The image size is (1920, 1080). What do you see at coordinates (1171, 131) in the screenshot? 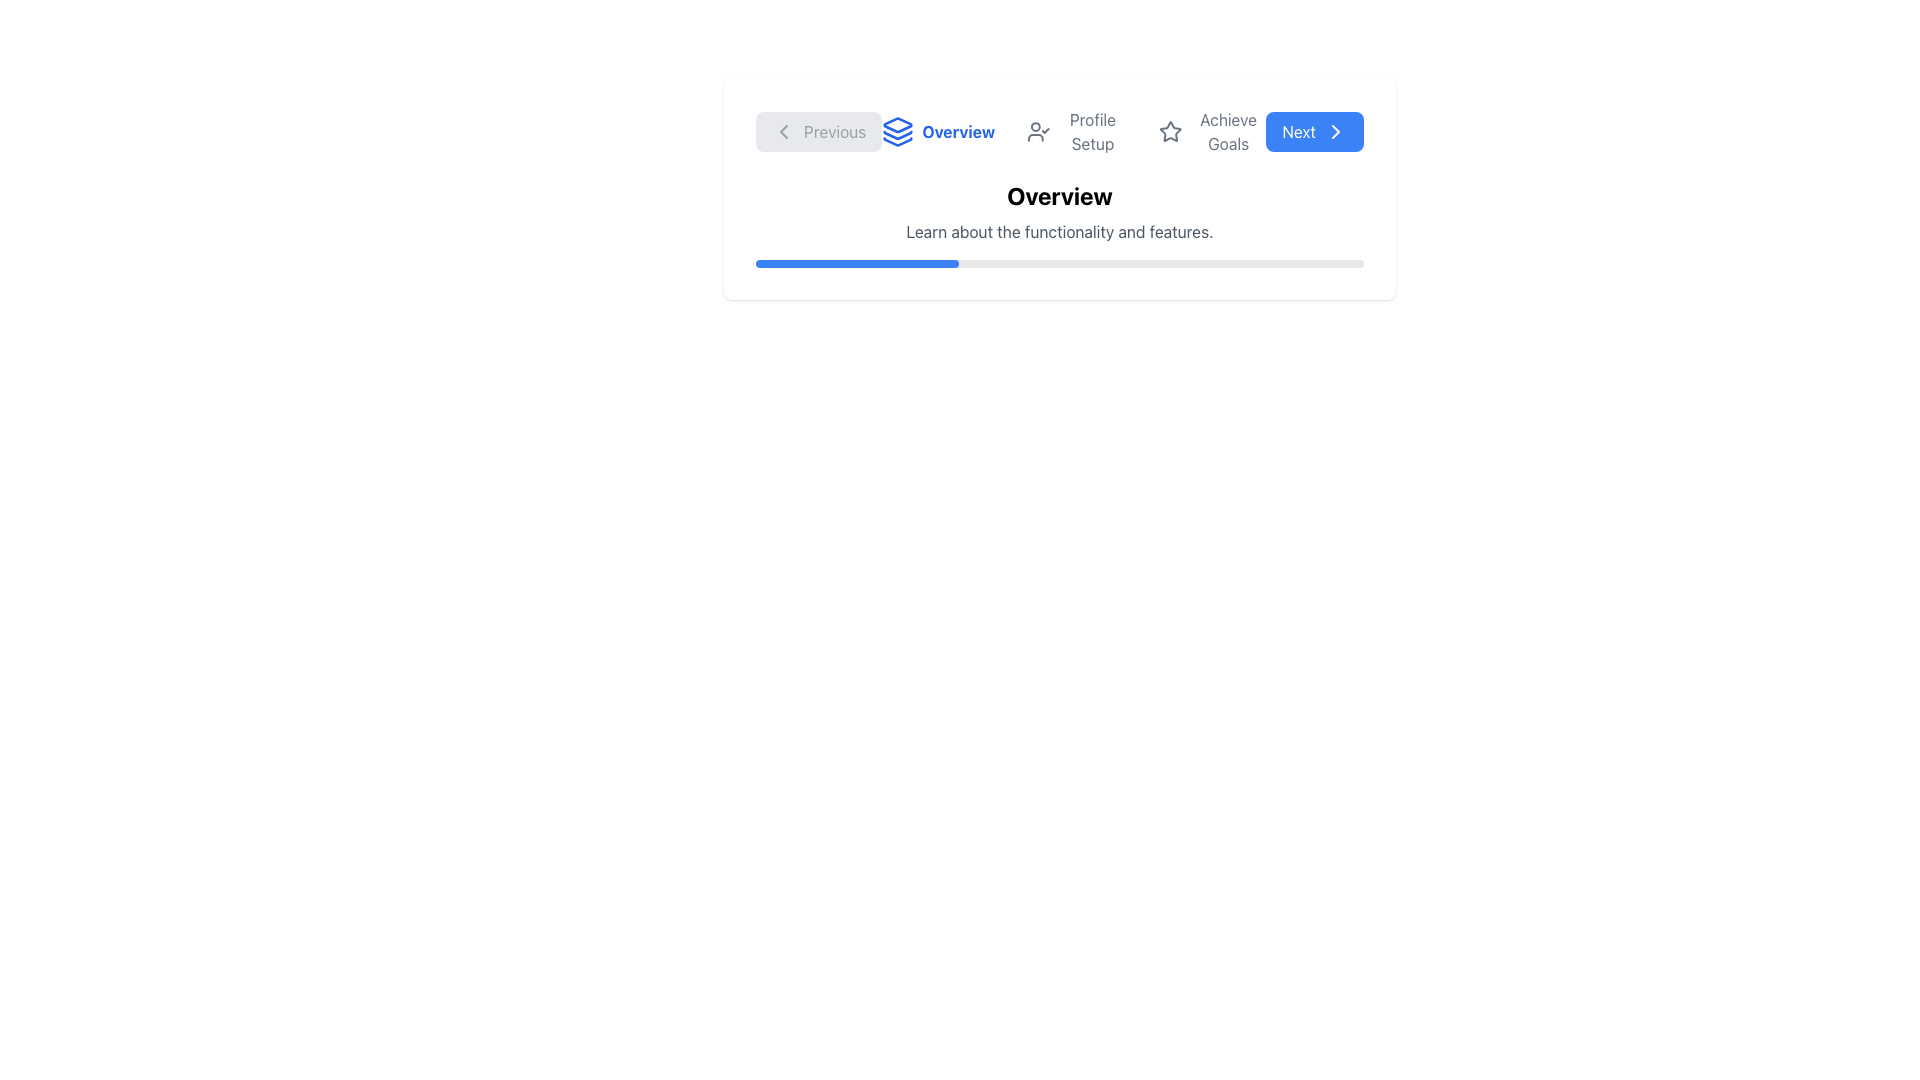
I see `the hollow star-shaped icon with a gray outline located in the navigation panel to the left of the 'Achieve Goals' text` at bounding box center [1171, 131].